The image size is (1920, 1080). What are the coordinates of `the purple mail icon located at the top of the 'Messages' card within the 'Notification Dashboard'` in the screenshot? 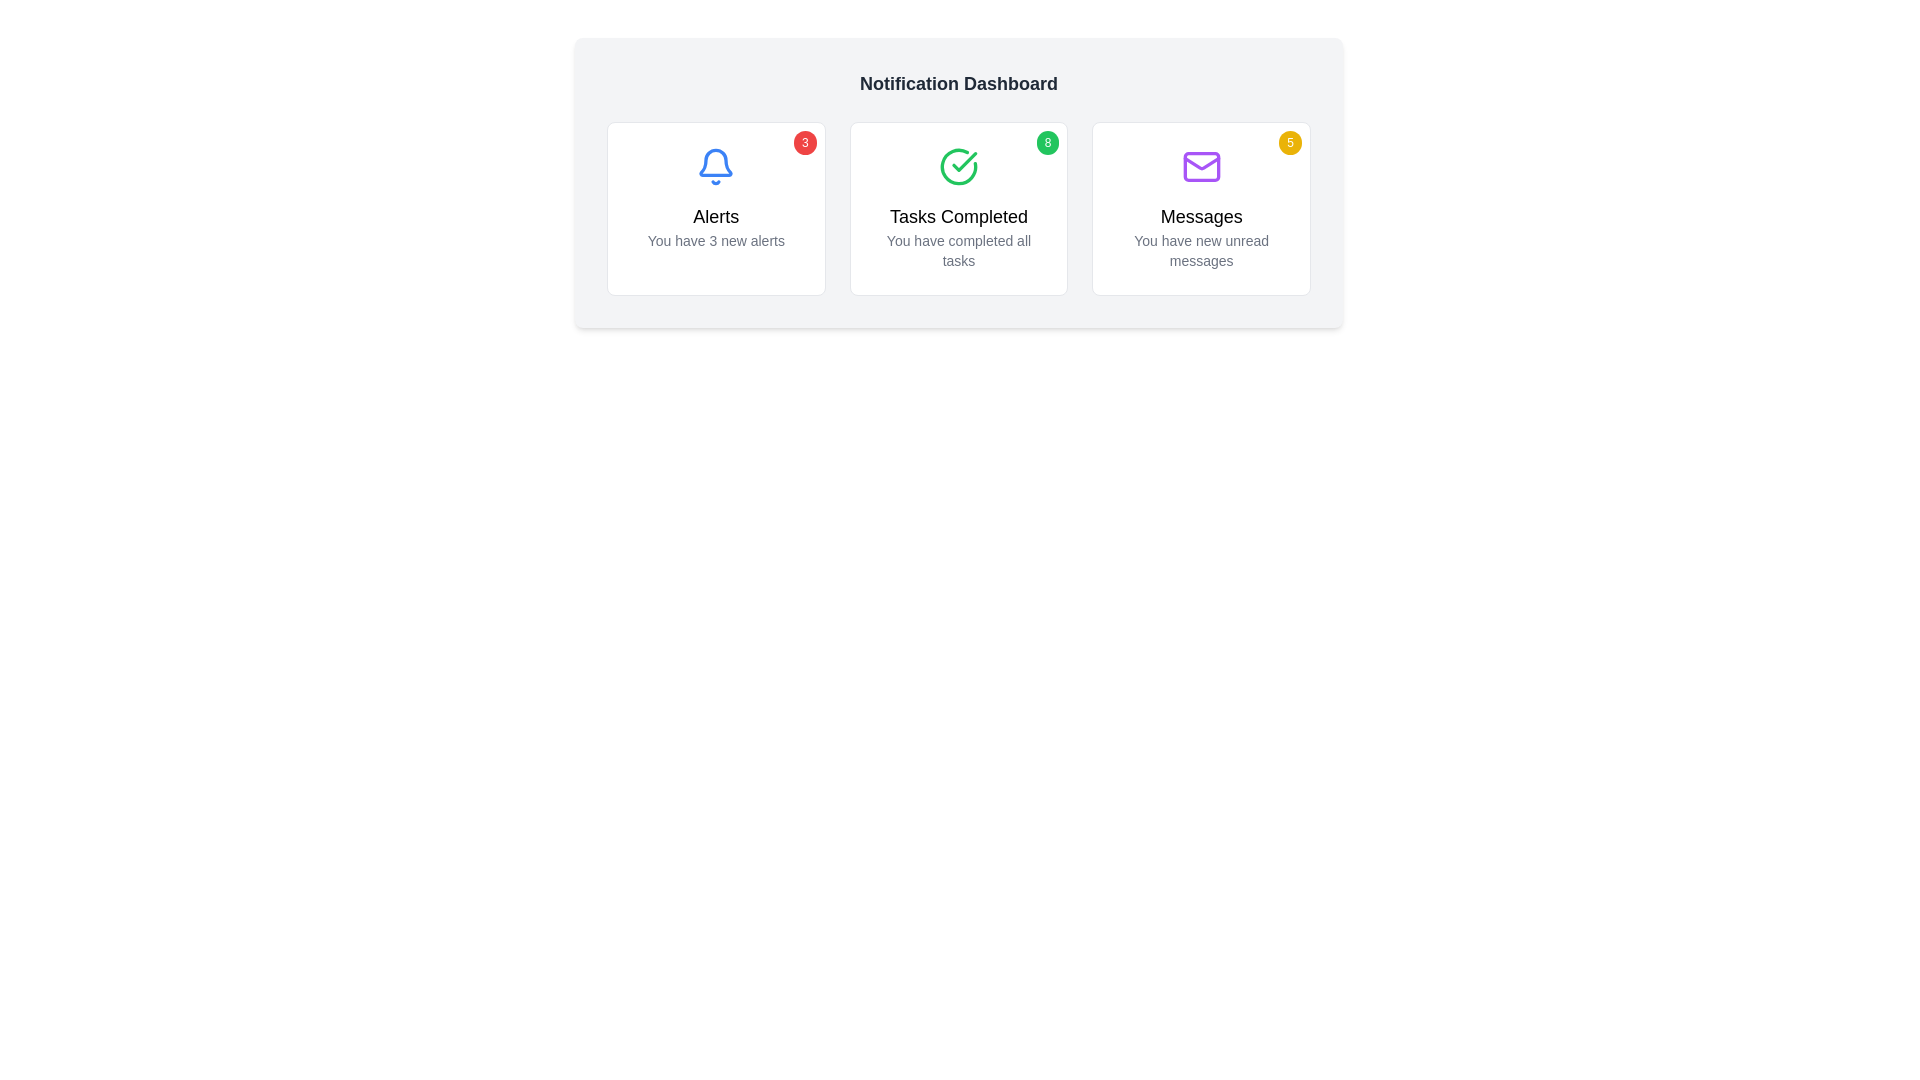 It's located at (1200, 165).